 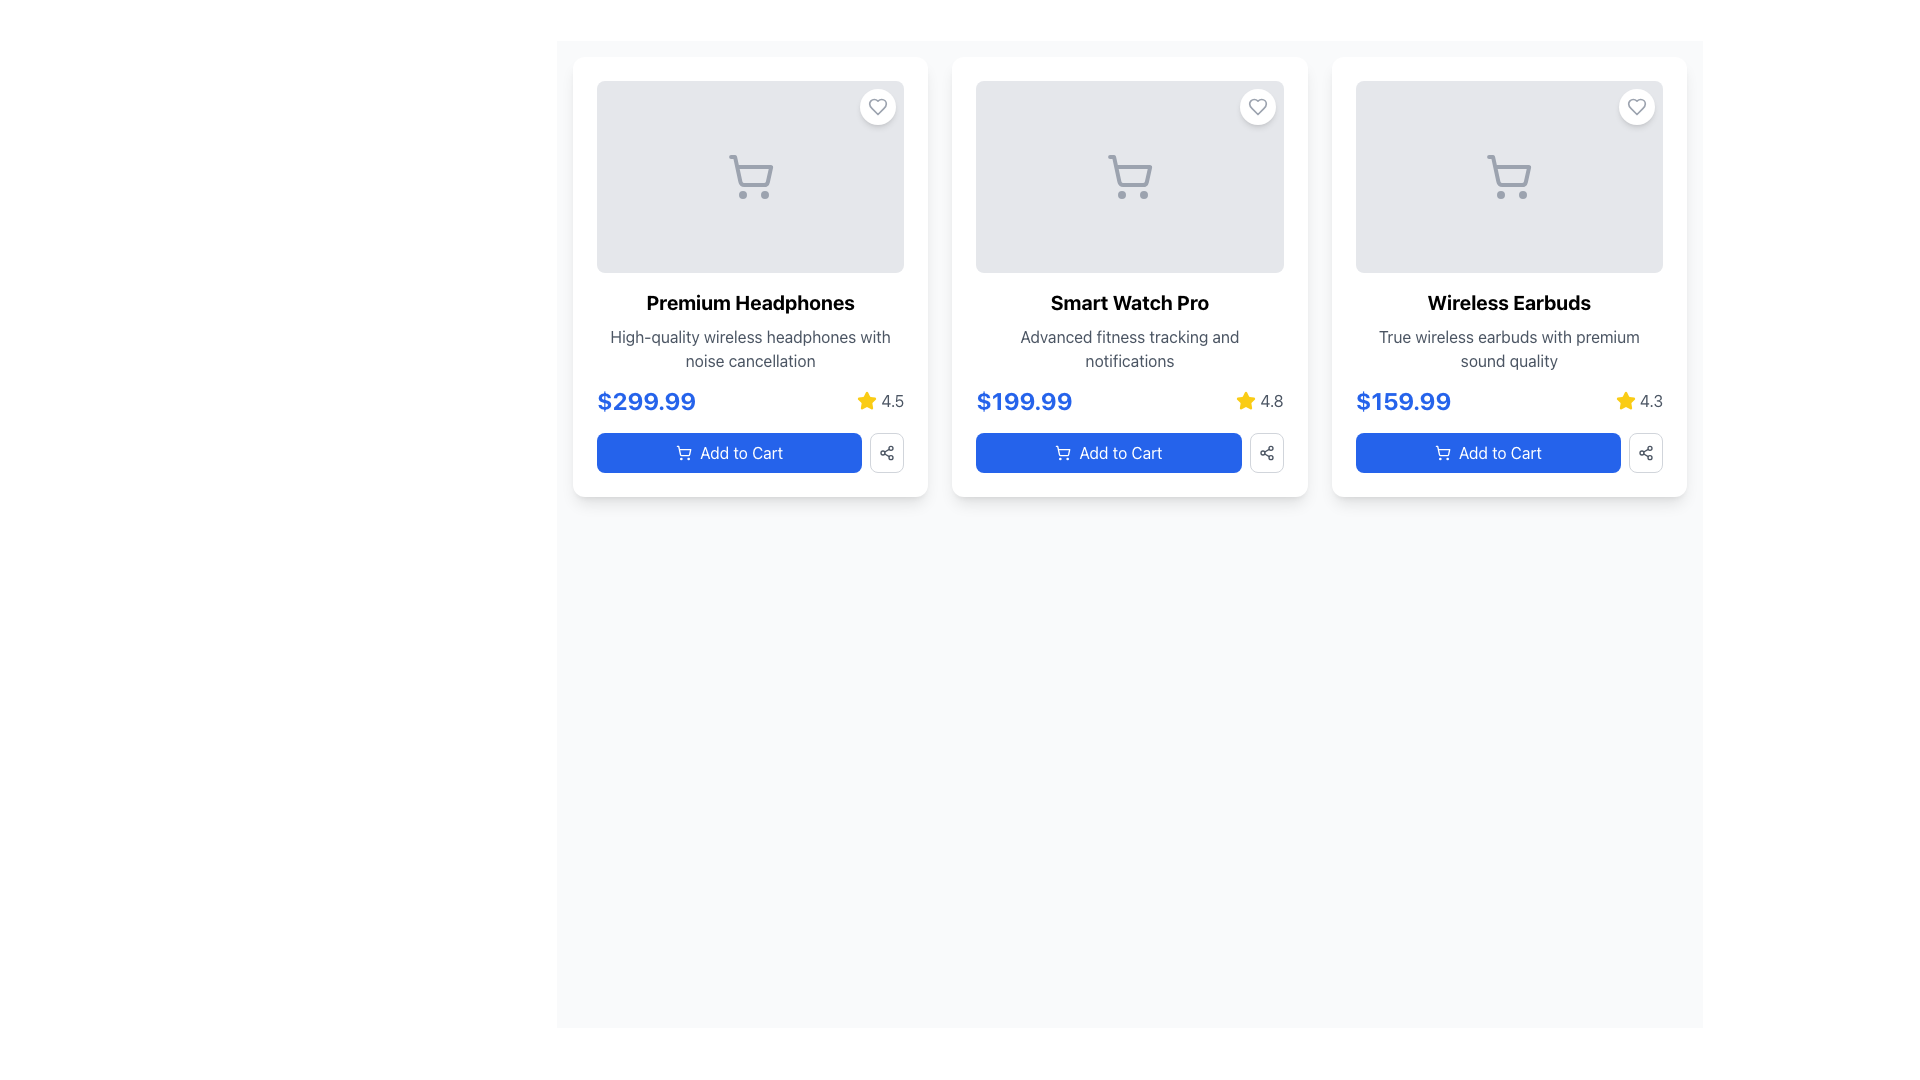 What do you see at coordinates (1646, 452) in the screenshot?
I see `the share button for the 'Wireless Earbuds' product located in the third card, positioned below the star rating and to the right of the 'Add to Cart' button, to observe the hover effects` at bounding box center [1646, 452].